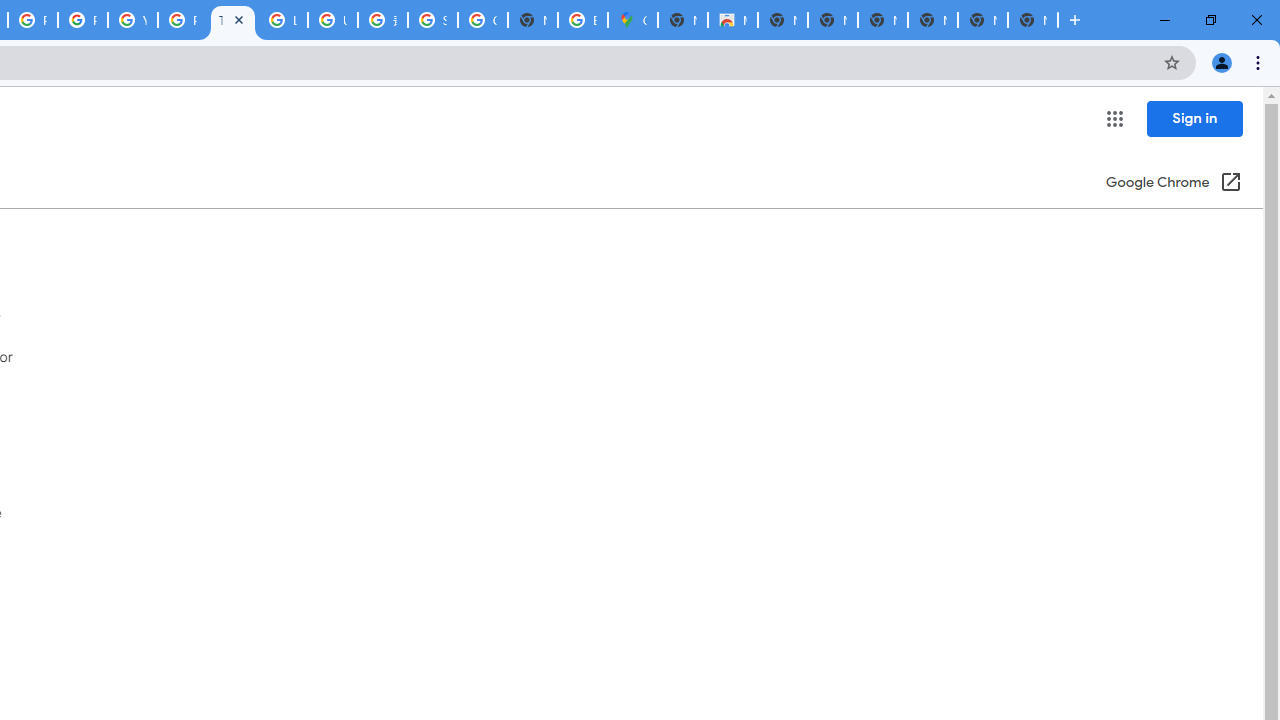  I want to click on 'Explore new street-level details - Google Maps Help', so click(582, 20).